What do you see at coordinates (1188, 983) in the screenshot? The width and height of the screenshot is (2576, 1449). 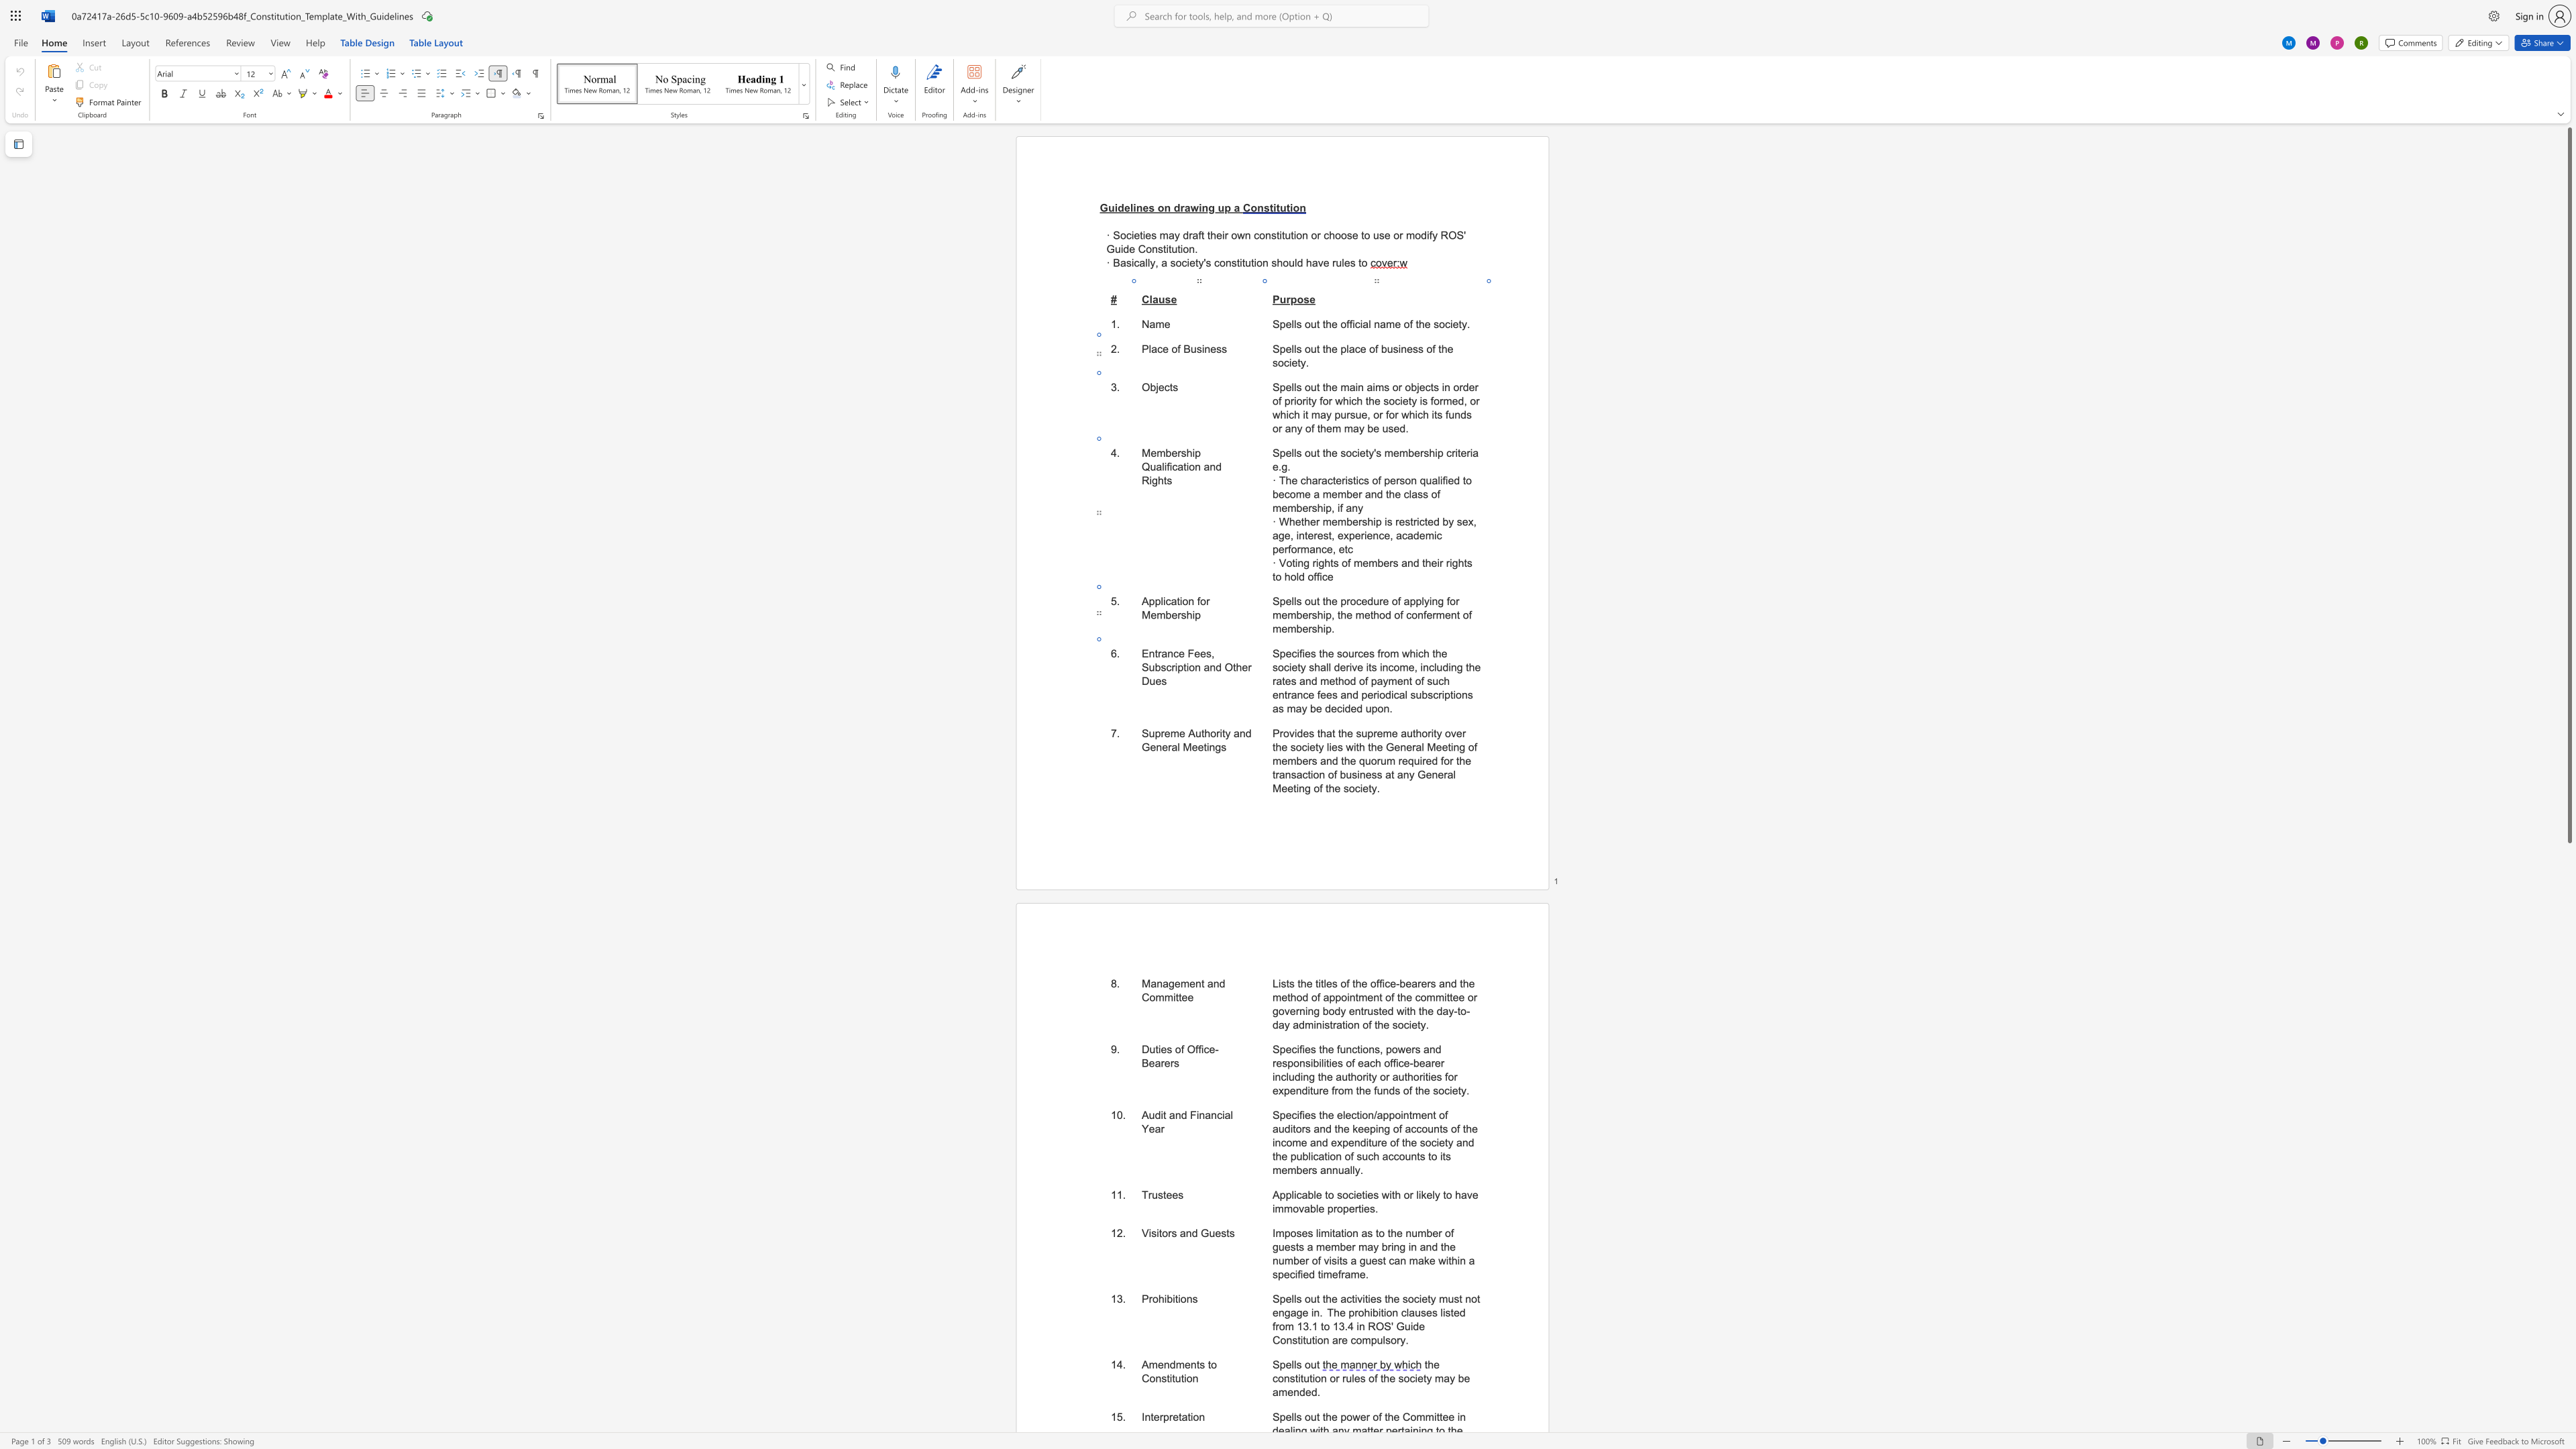 I see `the space between the continuous character "m" and "e" in the text` at bounding box center [1188, 983].